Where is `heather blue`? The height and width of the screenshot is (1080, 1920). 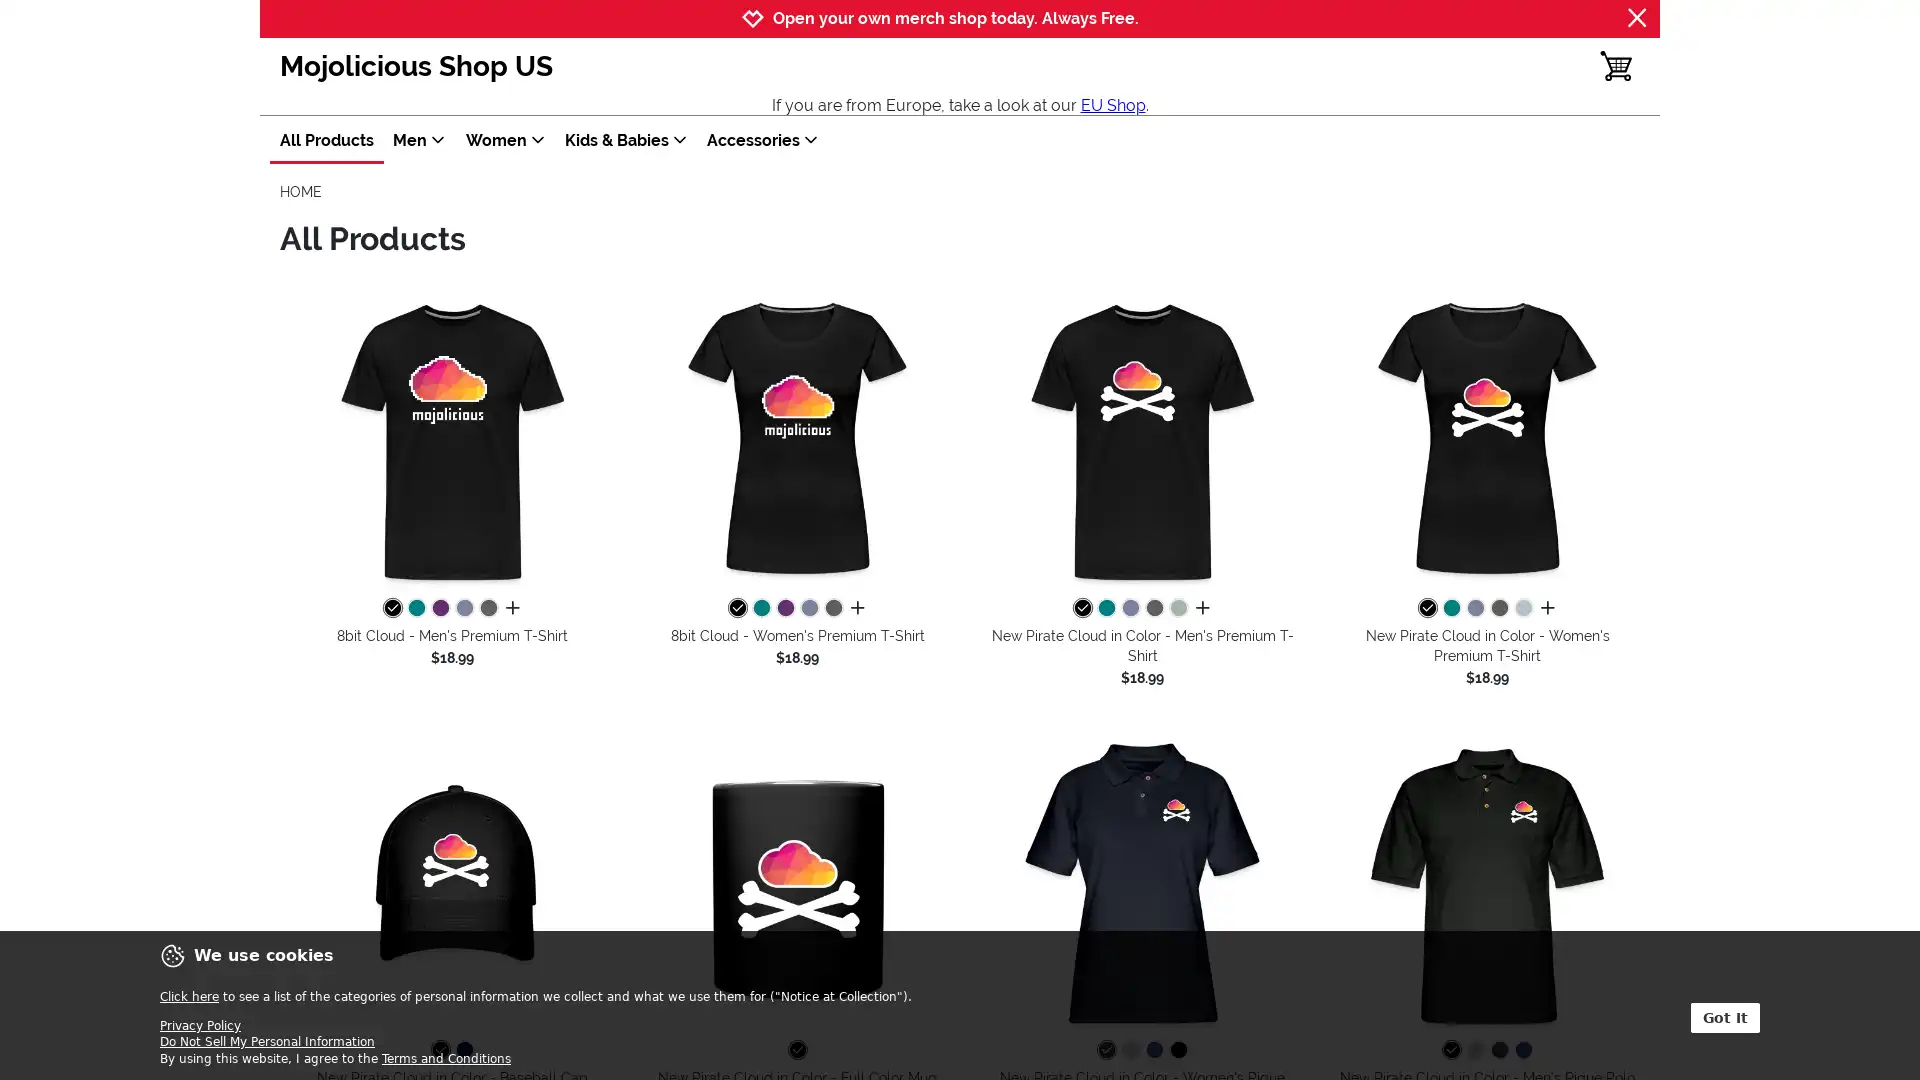
heather blue is located at coordinates (809, 608).